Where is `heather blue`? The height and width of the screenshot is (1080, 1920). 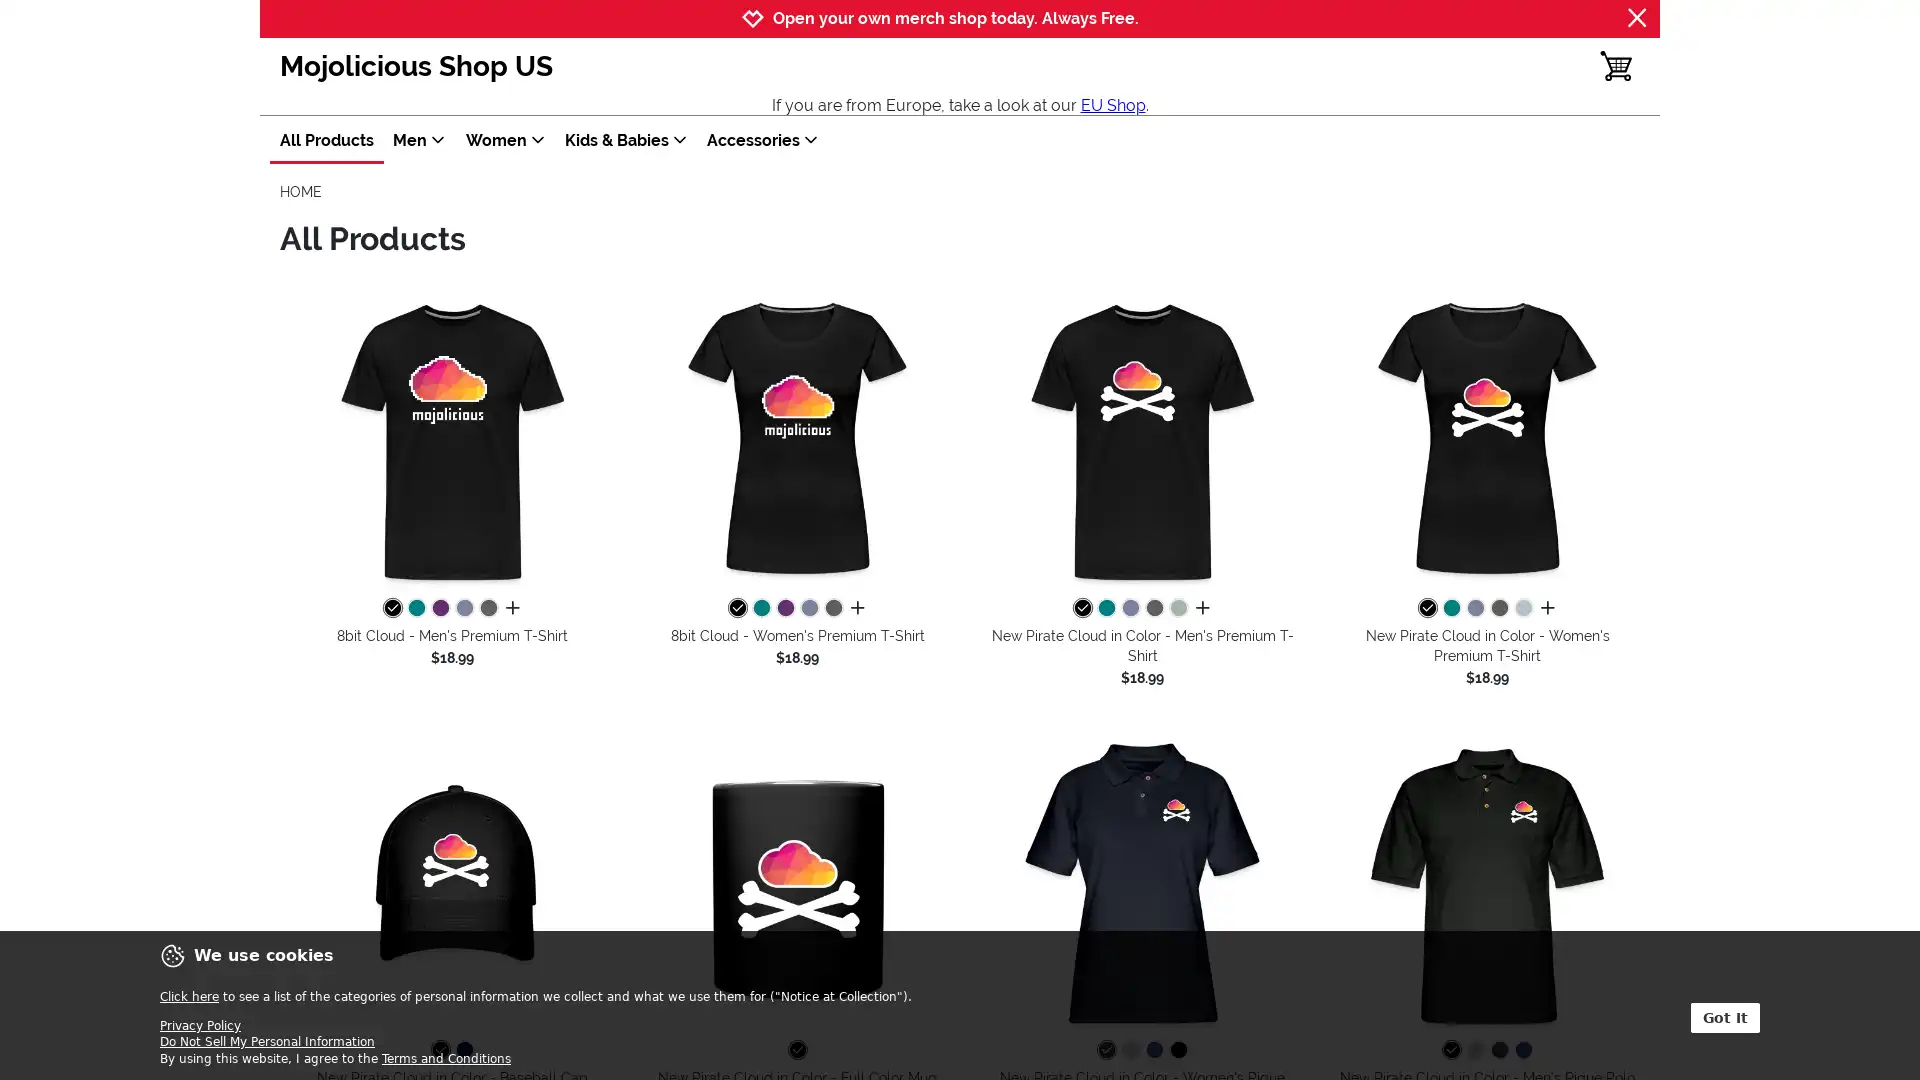
heather blue is located at coordinates (809, 608).